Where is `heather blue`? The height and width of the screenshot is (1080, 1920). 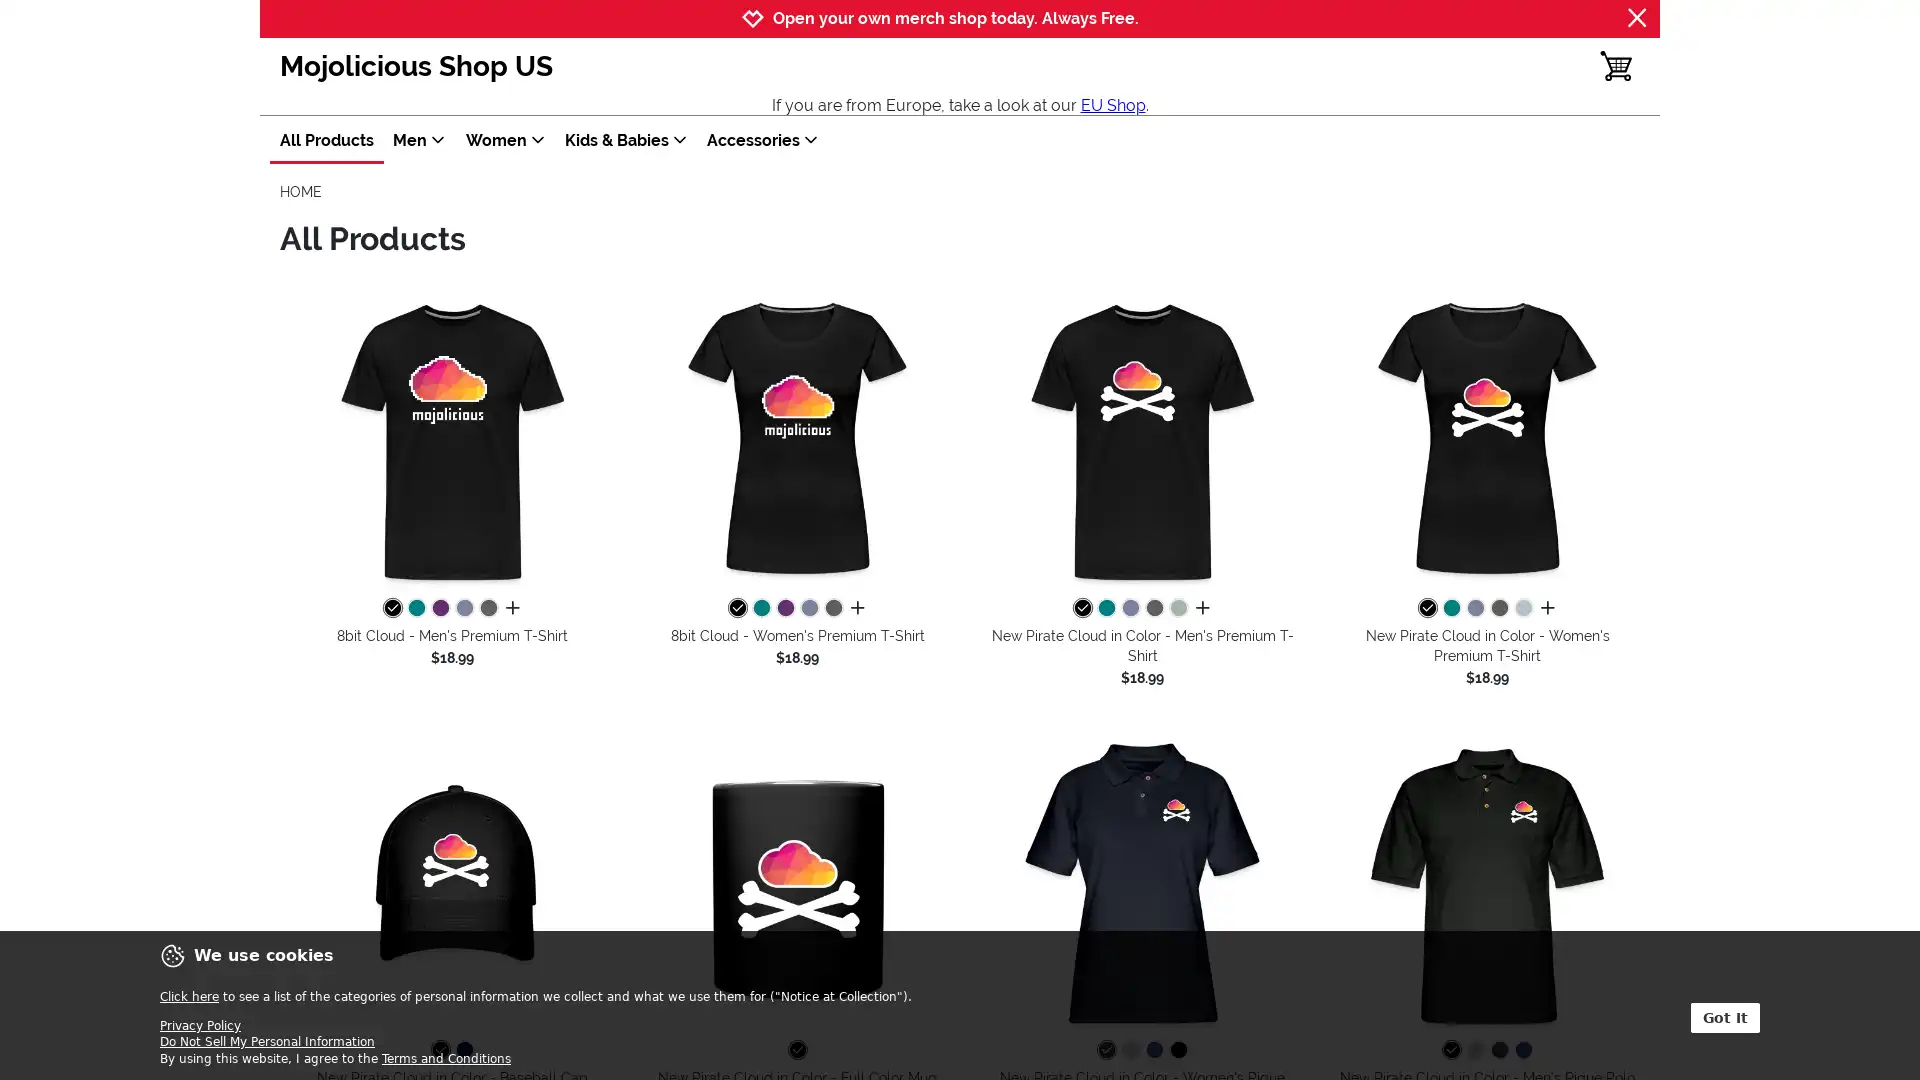
heather blue is located at coordinates (809, 608).